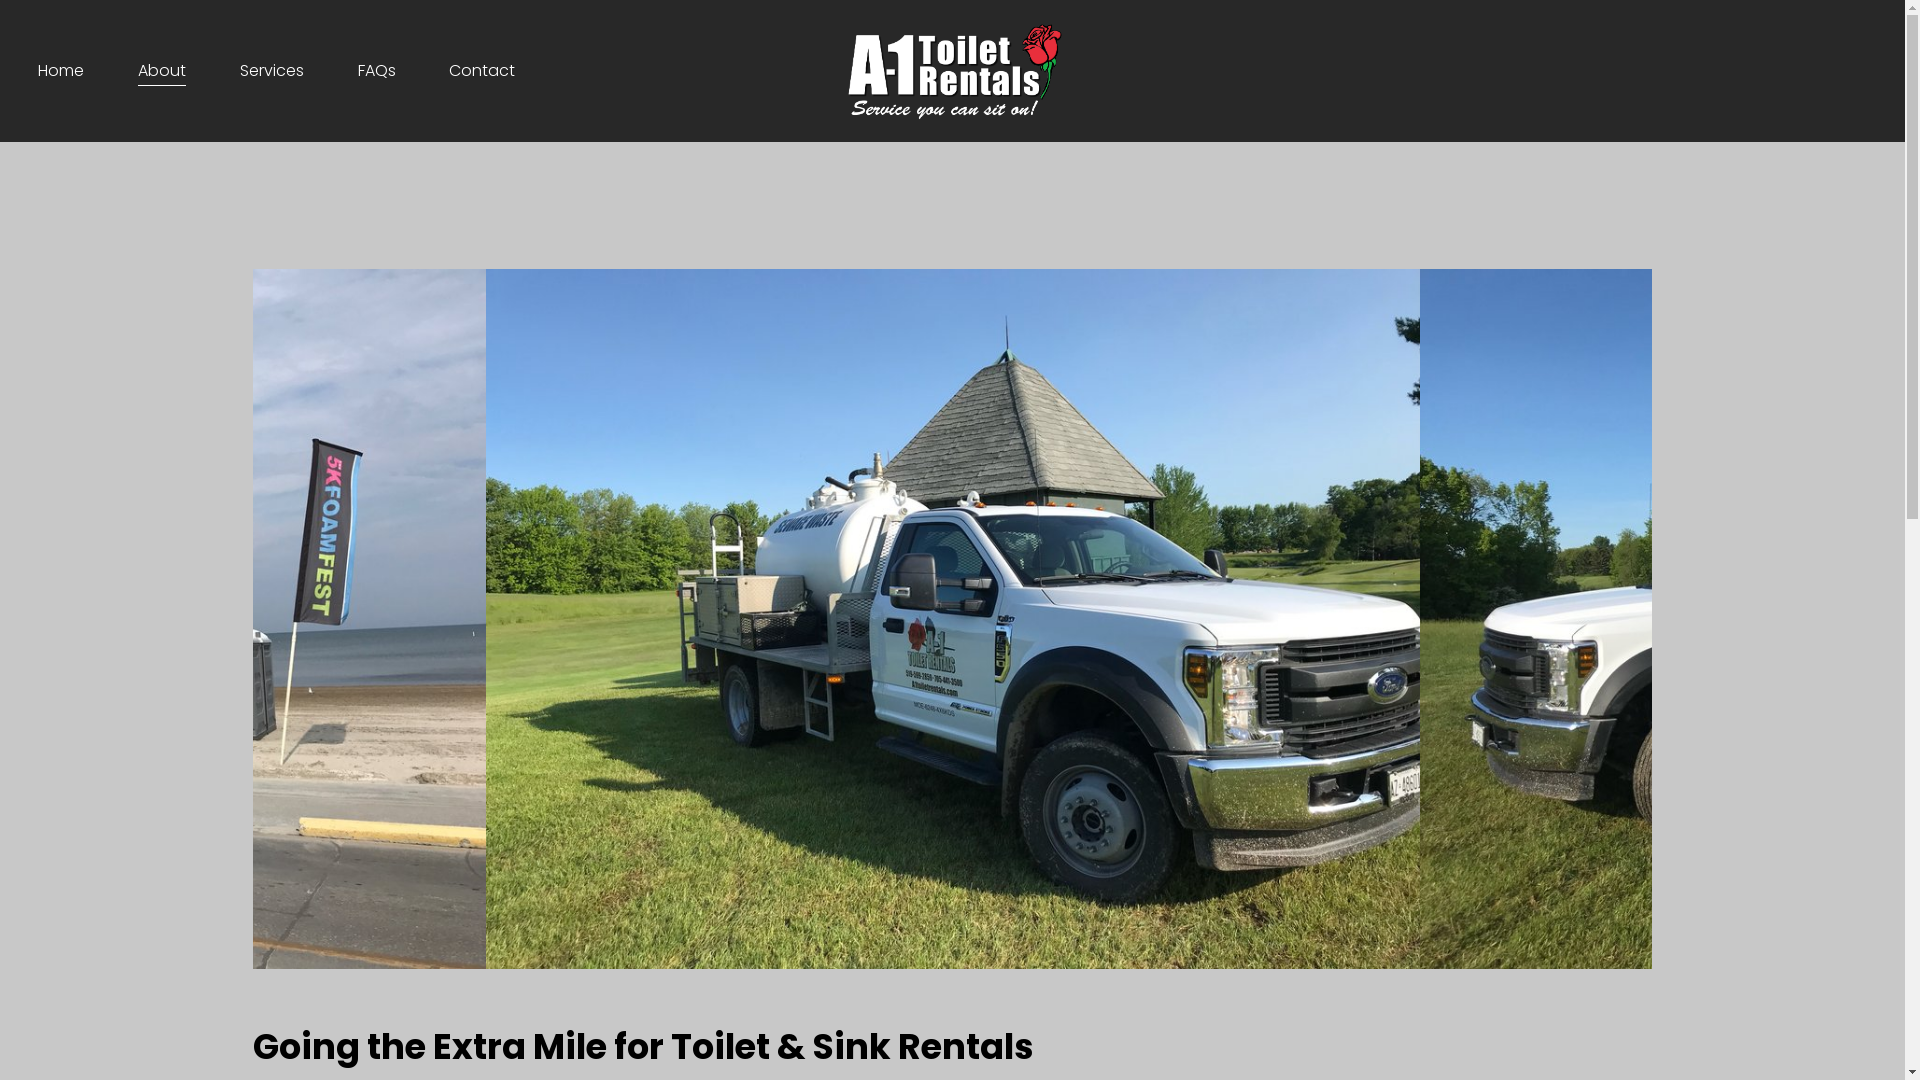 The image size is (1920, 1080). What do you see at coordinates (271, 69) in the screenshot?
I see `'Services'` at bounding box center [271, 69].